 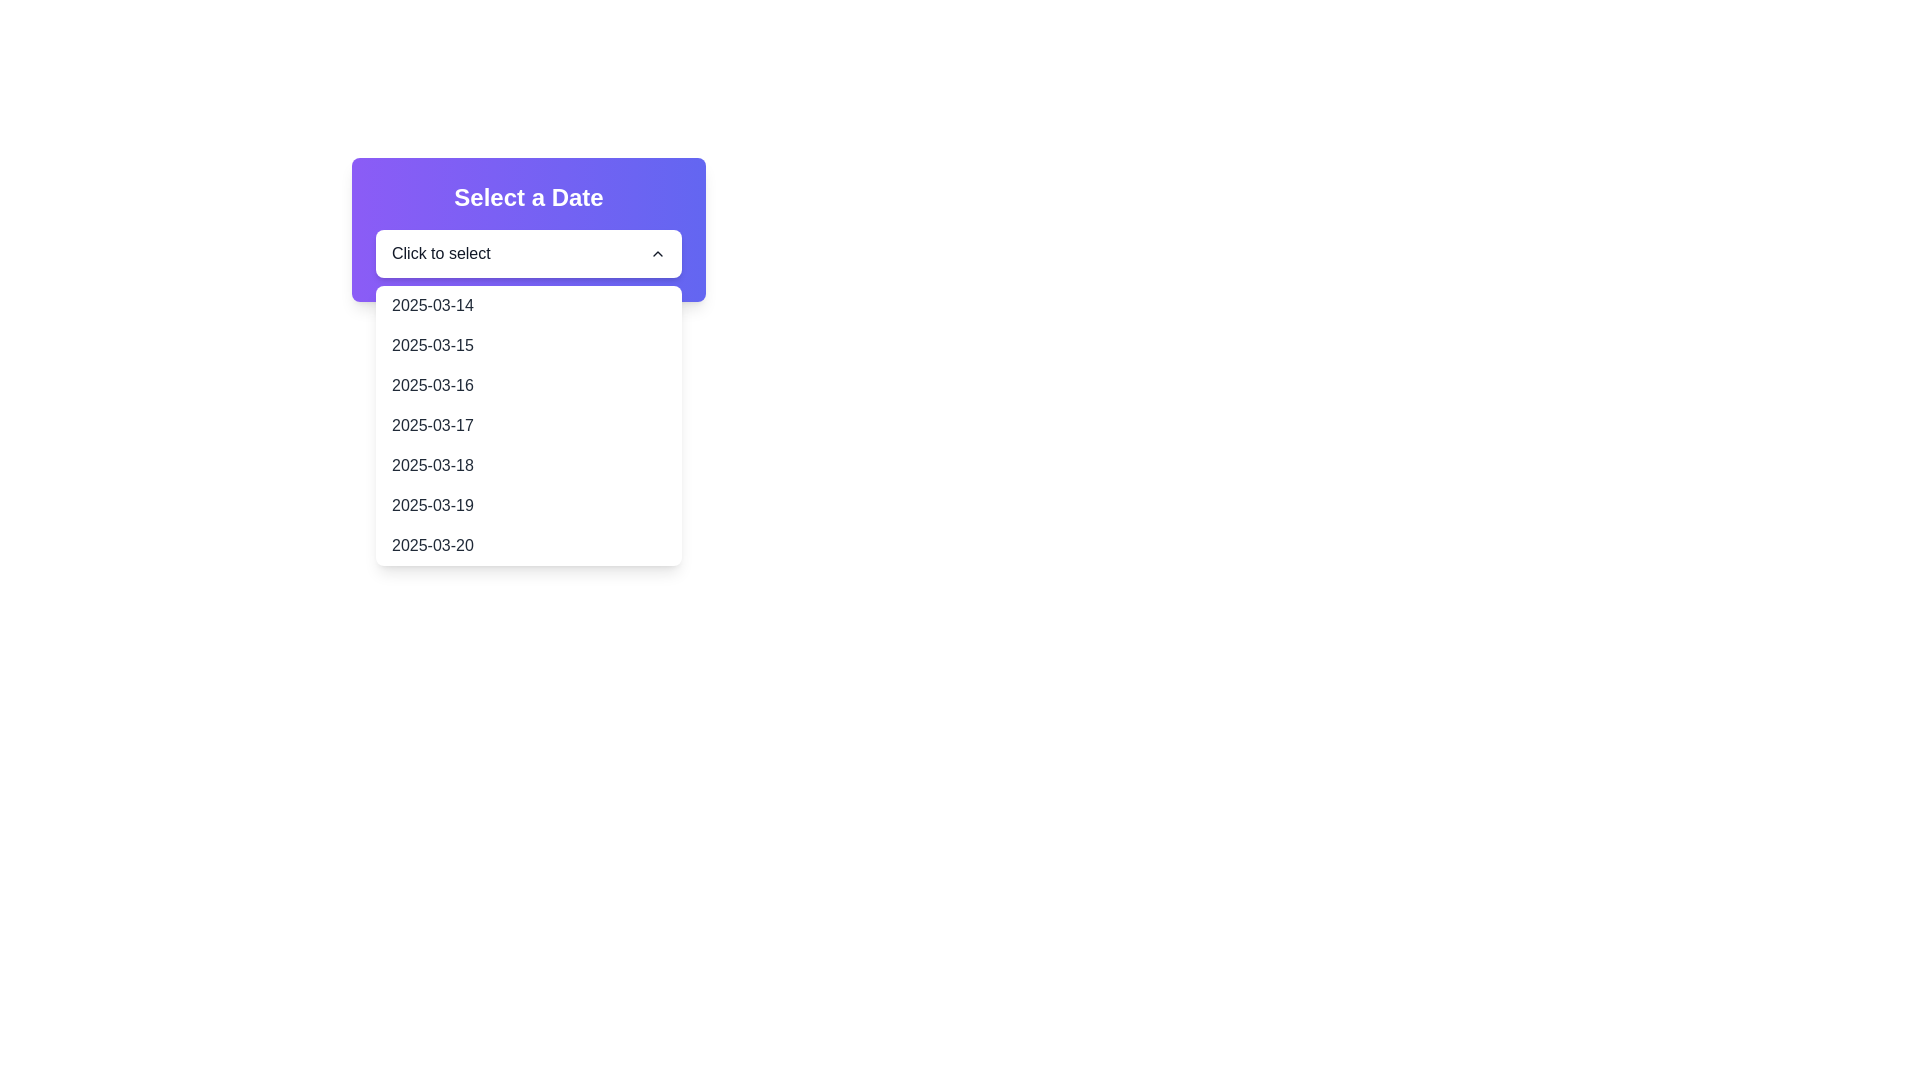 I want to click on the third option in the dropdown menu displaying '2025-03-16', so click(x=528, y=385).